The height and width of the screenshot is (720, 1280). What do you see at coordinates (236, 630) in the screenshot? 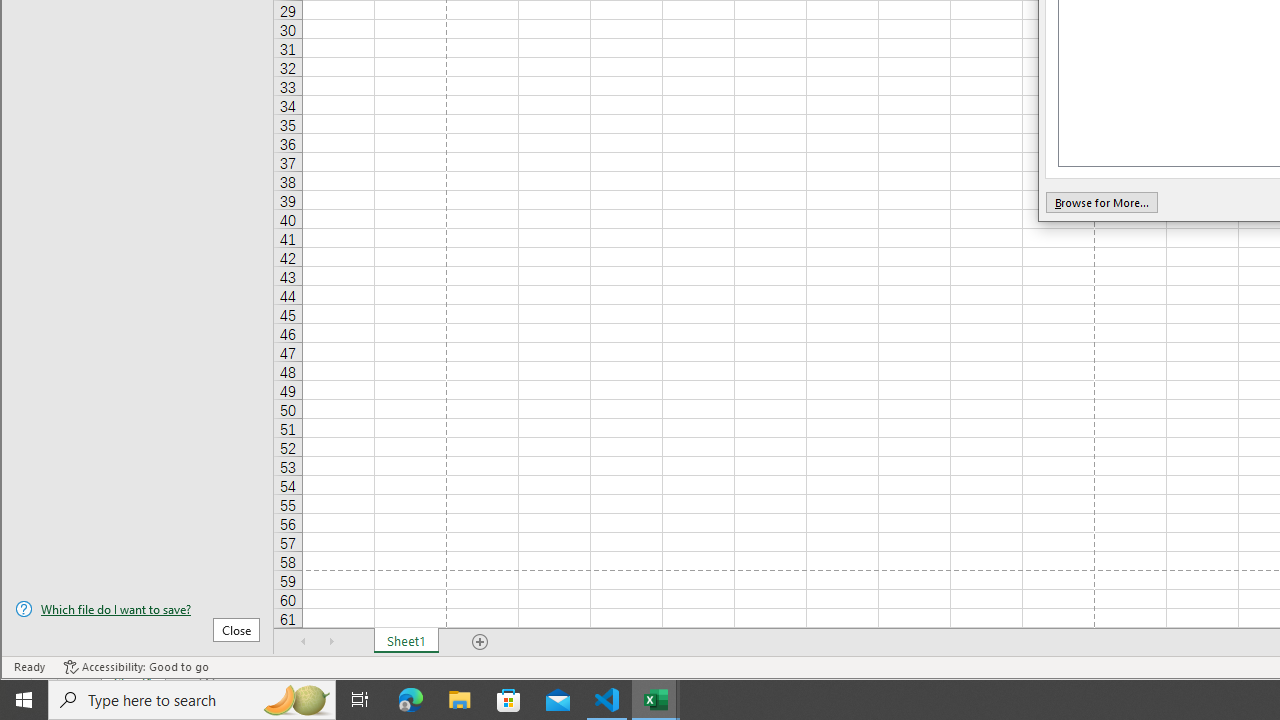
I see `'Close'` at bounding box center [236, 630].